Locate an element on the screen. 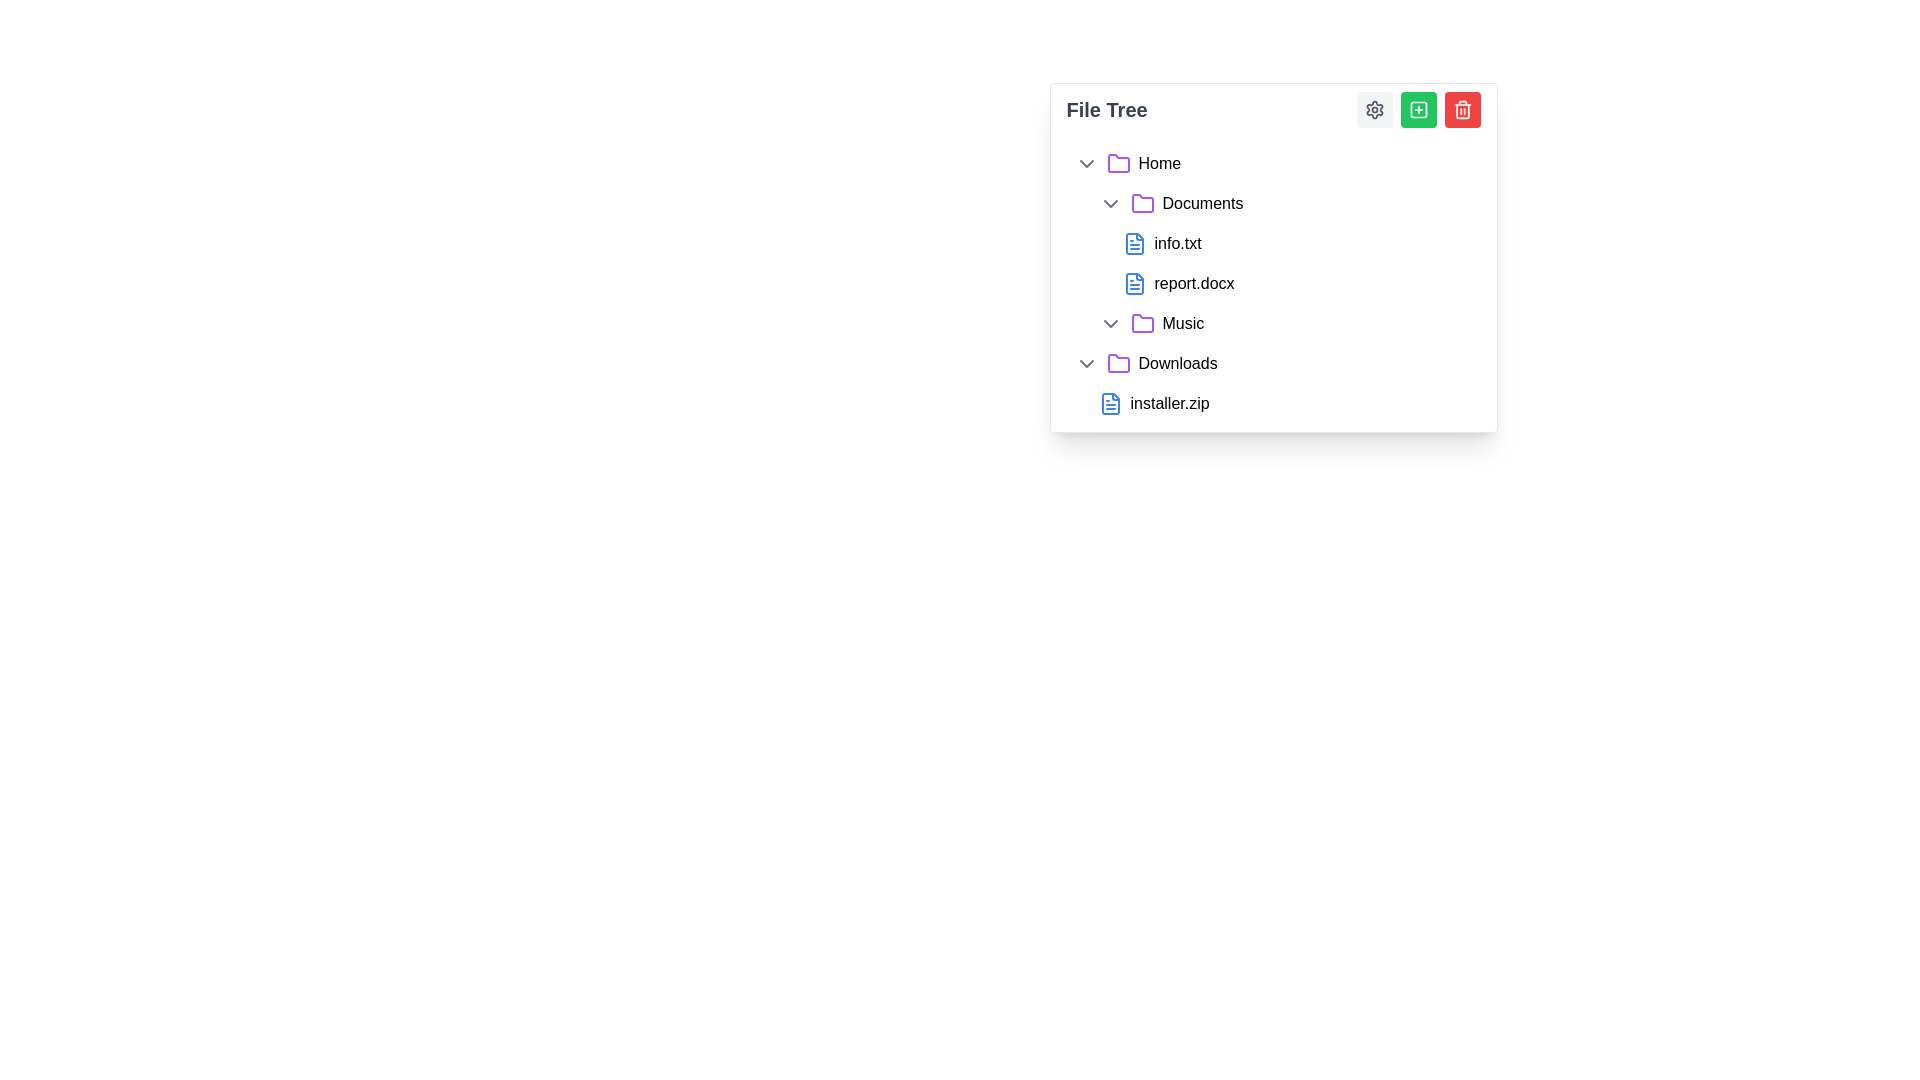  the file type indicator icon for the .zip archive associated with 'installer.zip', which is located at the beginning of the file entry list is located at coordinates (1109, 404).